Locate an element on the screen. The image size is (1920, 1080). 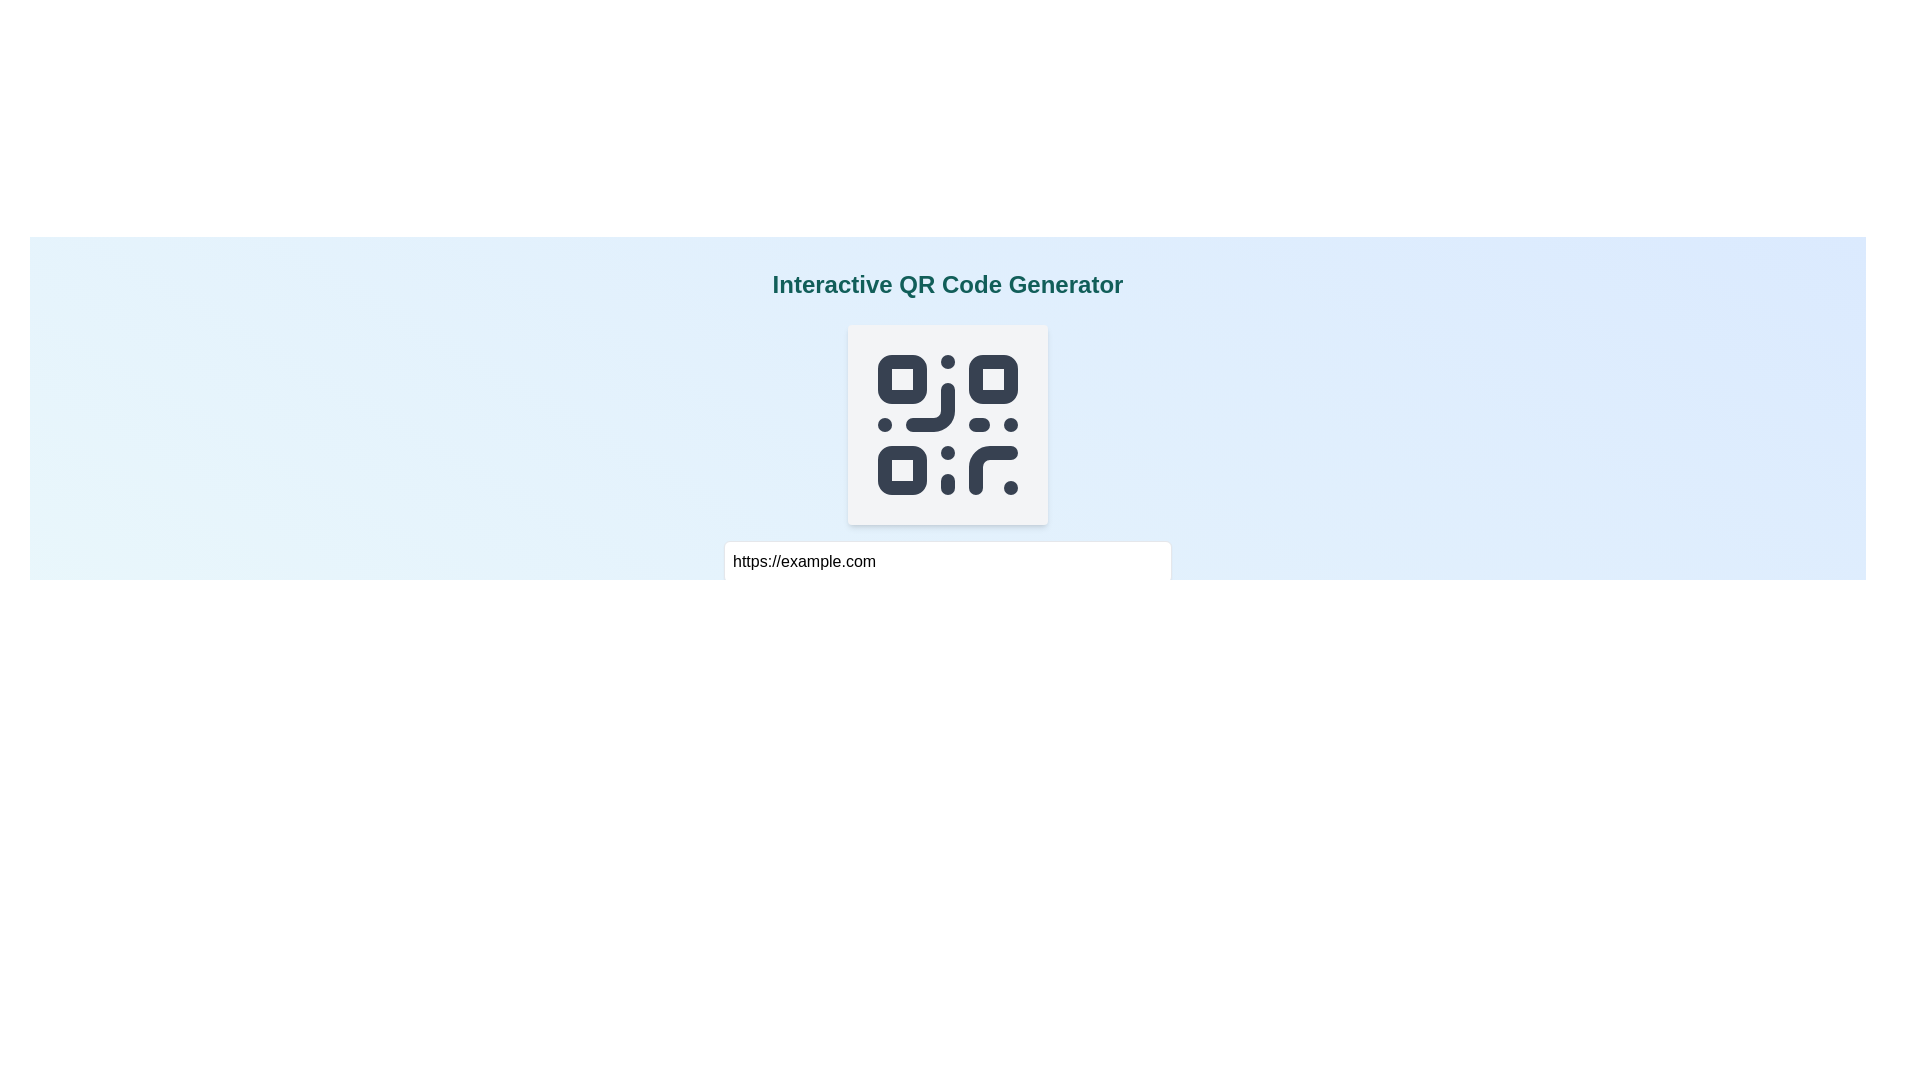
the QR code icon, which is a vector graphic representation with a structured geometric design, located centrally within the interface under the title 'Interactive QR Code Generator' is located at coordinates (947, 423).